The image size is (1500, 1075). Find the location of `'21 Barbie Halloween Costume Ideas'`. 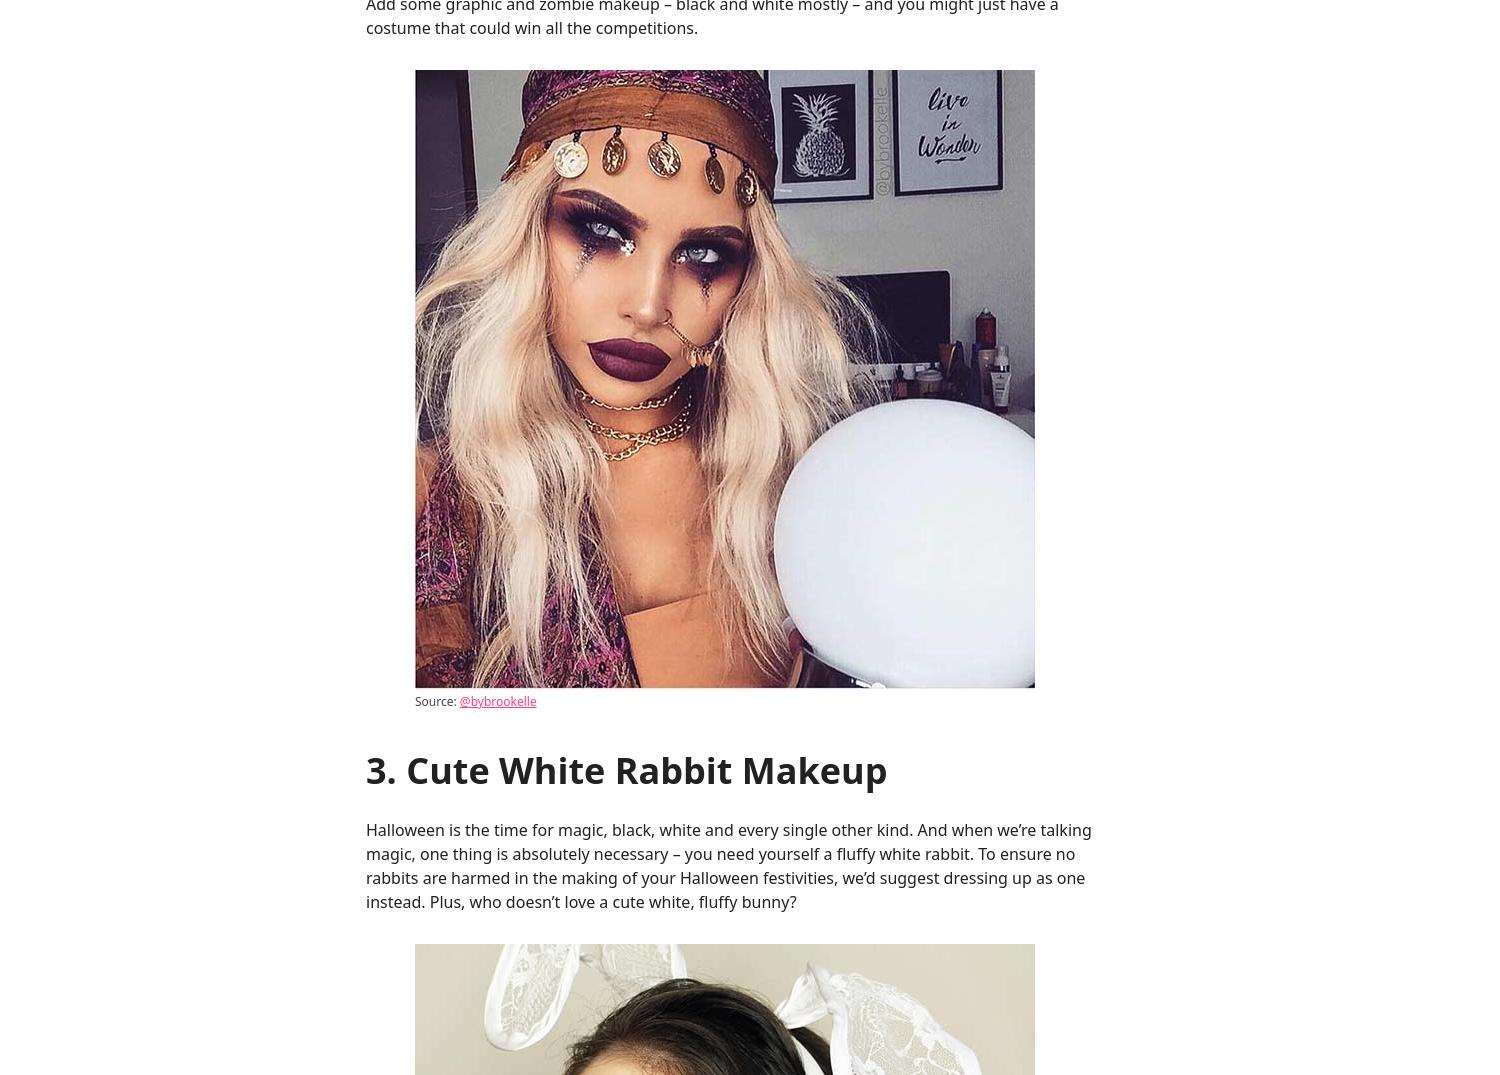

'21 Barbie Halloween Costume Ideas' is located at coordinates (727, 69).